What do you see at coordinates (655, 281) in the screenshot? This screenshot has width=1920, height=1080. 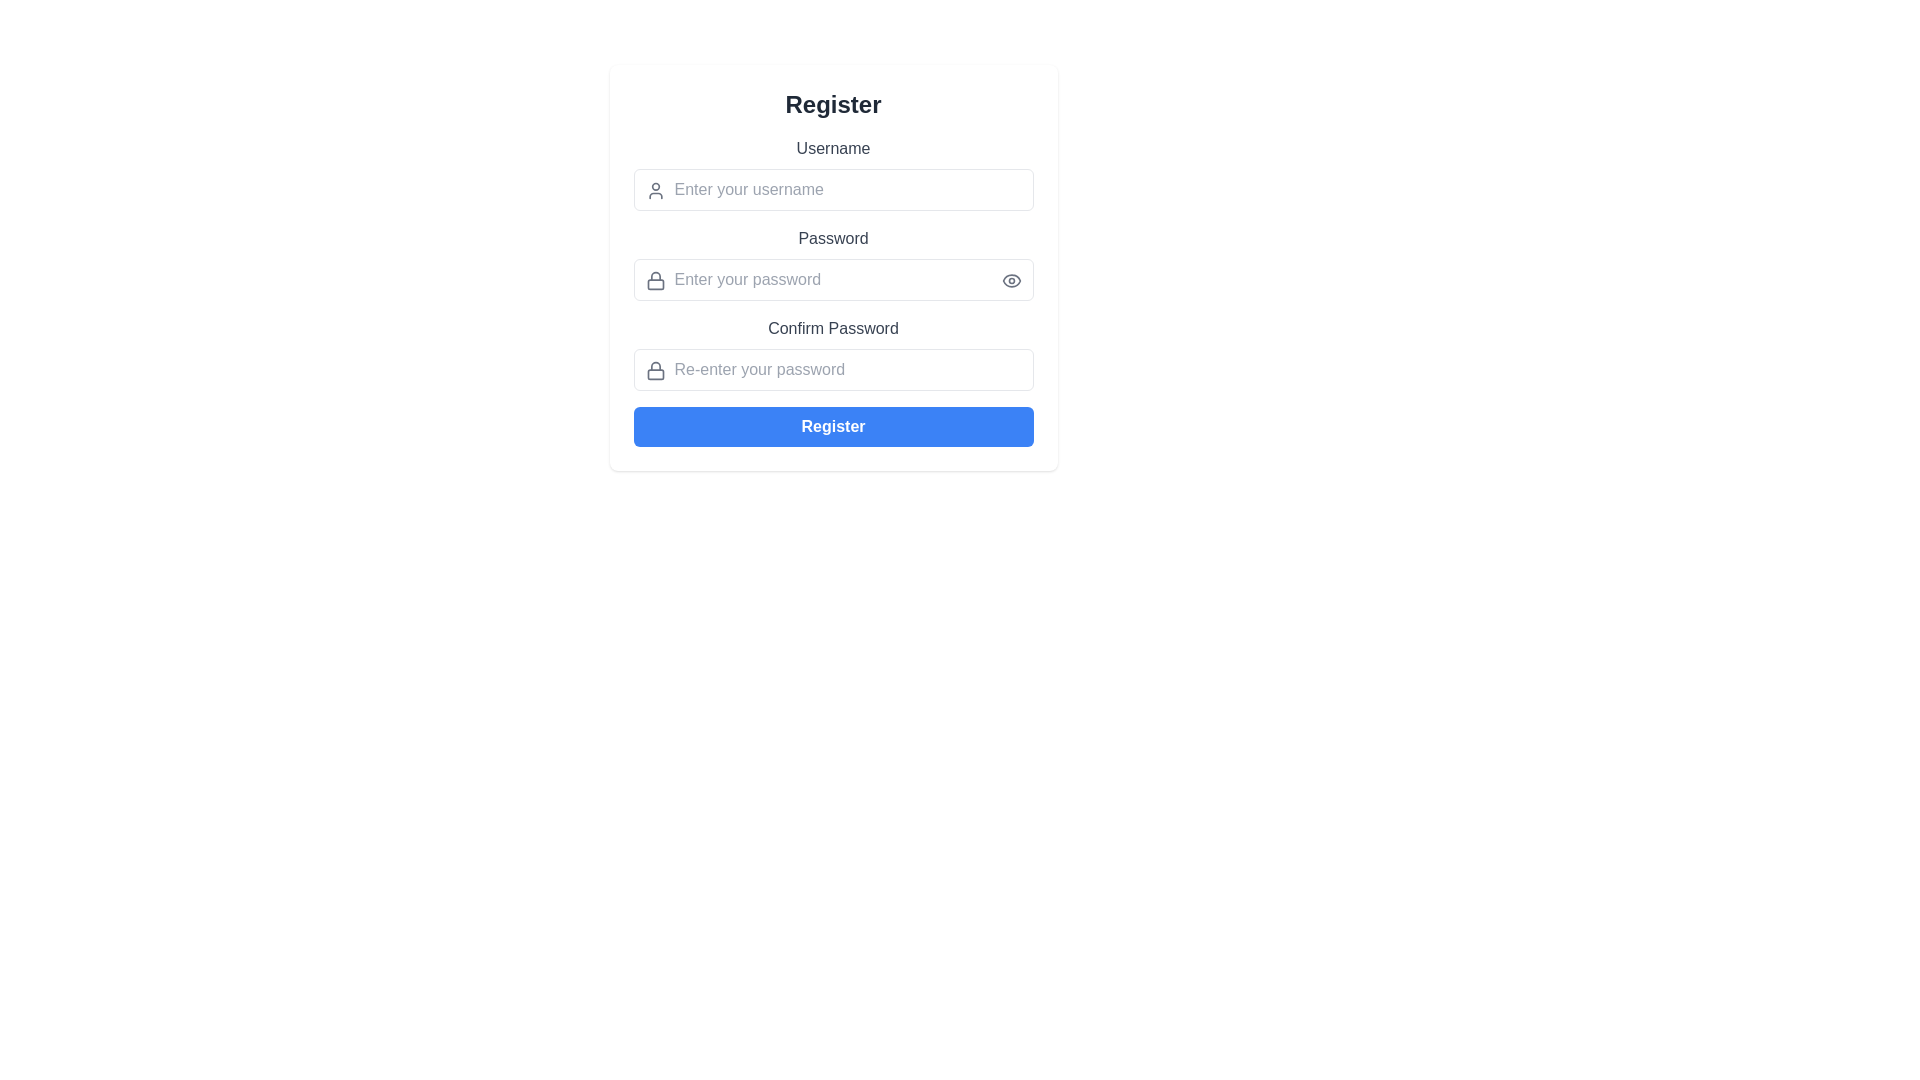 I see `the lock icon with a rounded appearance, which is located to the left side of the password input field` at bounding box center [655, 281].